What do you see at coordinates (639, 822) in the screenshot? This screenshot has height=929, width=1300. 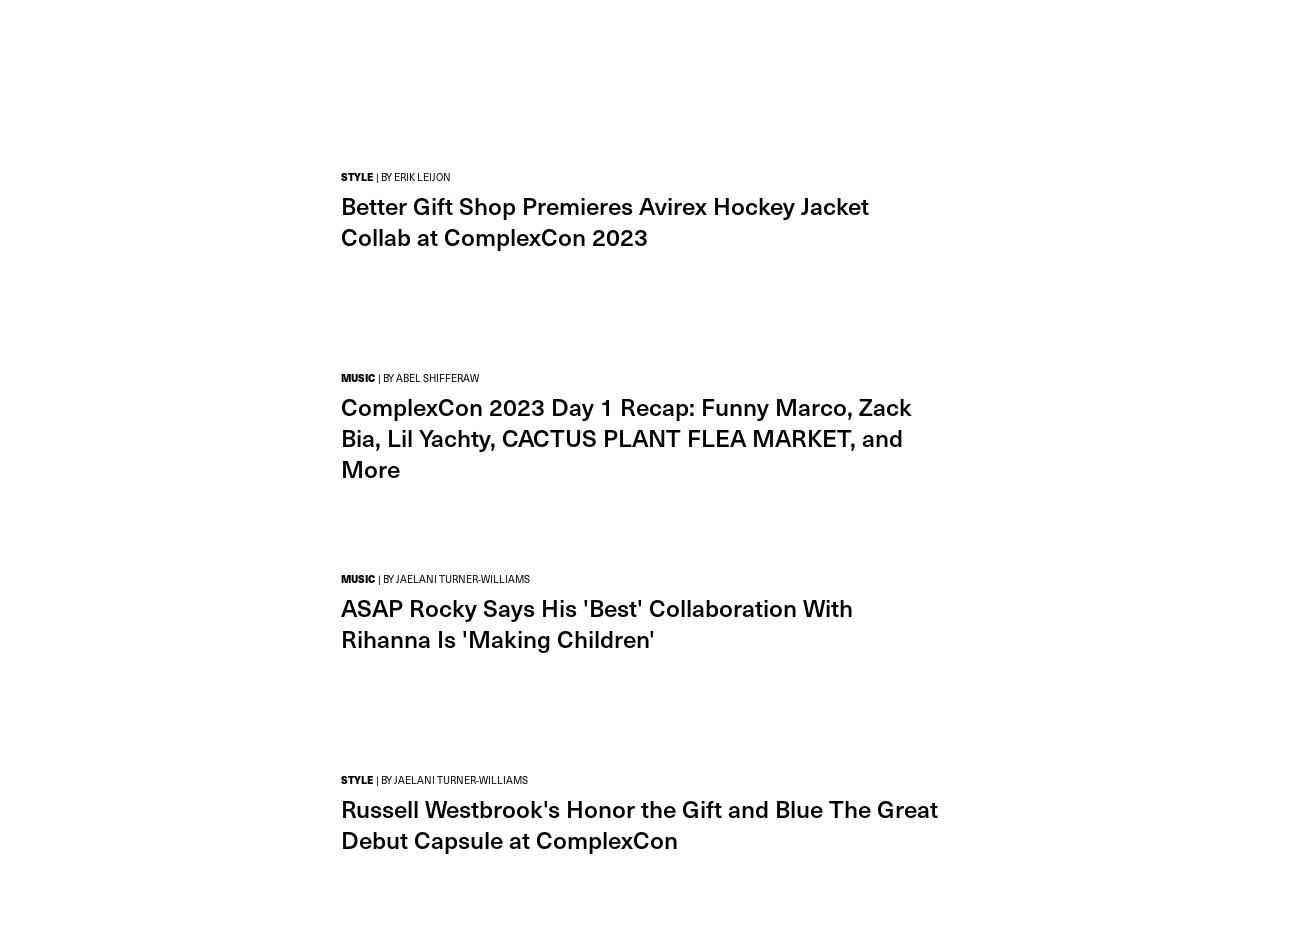 I see `'Russell Westbrook's Honor the Gift and Blue The Great Debut Capsule at ComplexCon'` at bounding box center [639, 822].